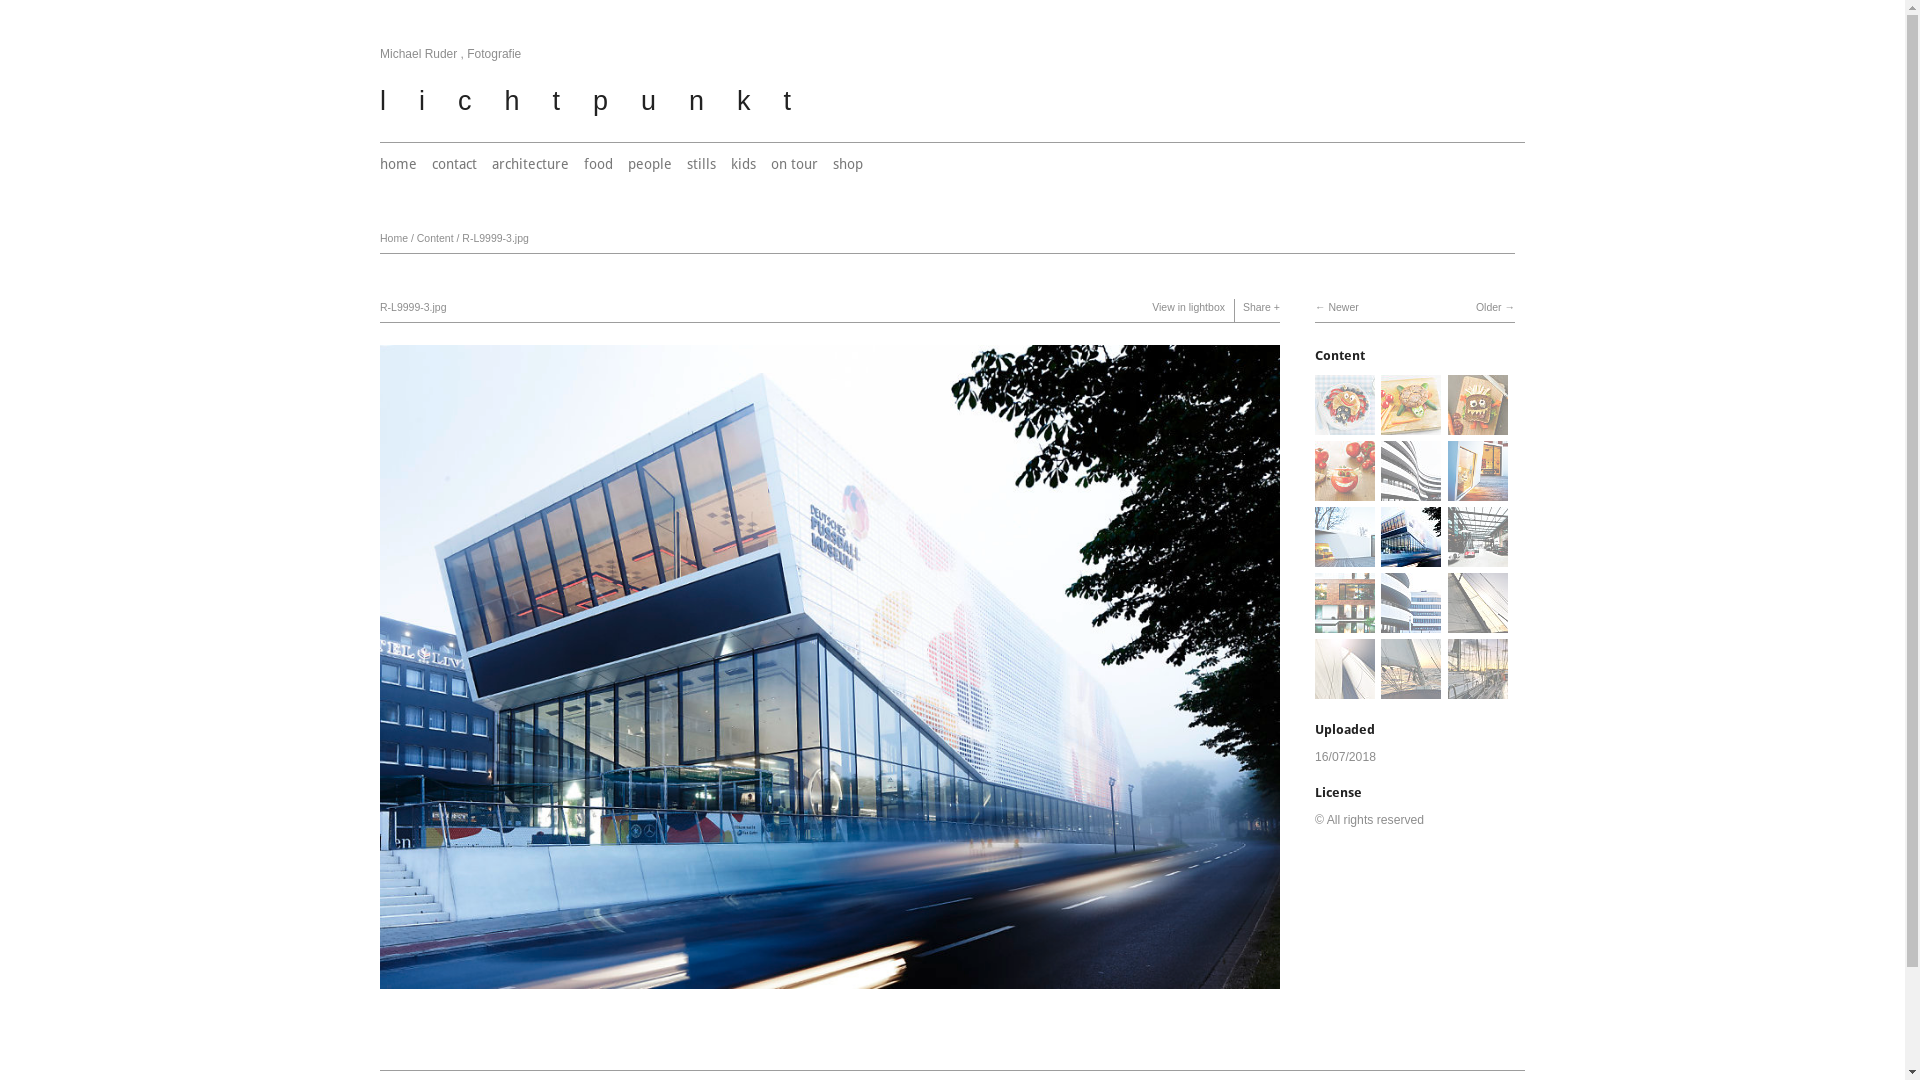 This screenshot has width=1920, height=1080. What do you see at coordinates (1495, 307) in the screenshot?
I see `'Older'` at bounding box center [1495, 307].